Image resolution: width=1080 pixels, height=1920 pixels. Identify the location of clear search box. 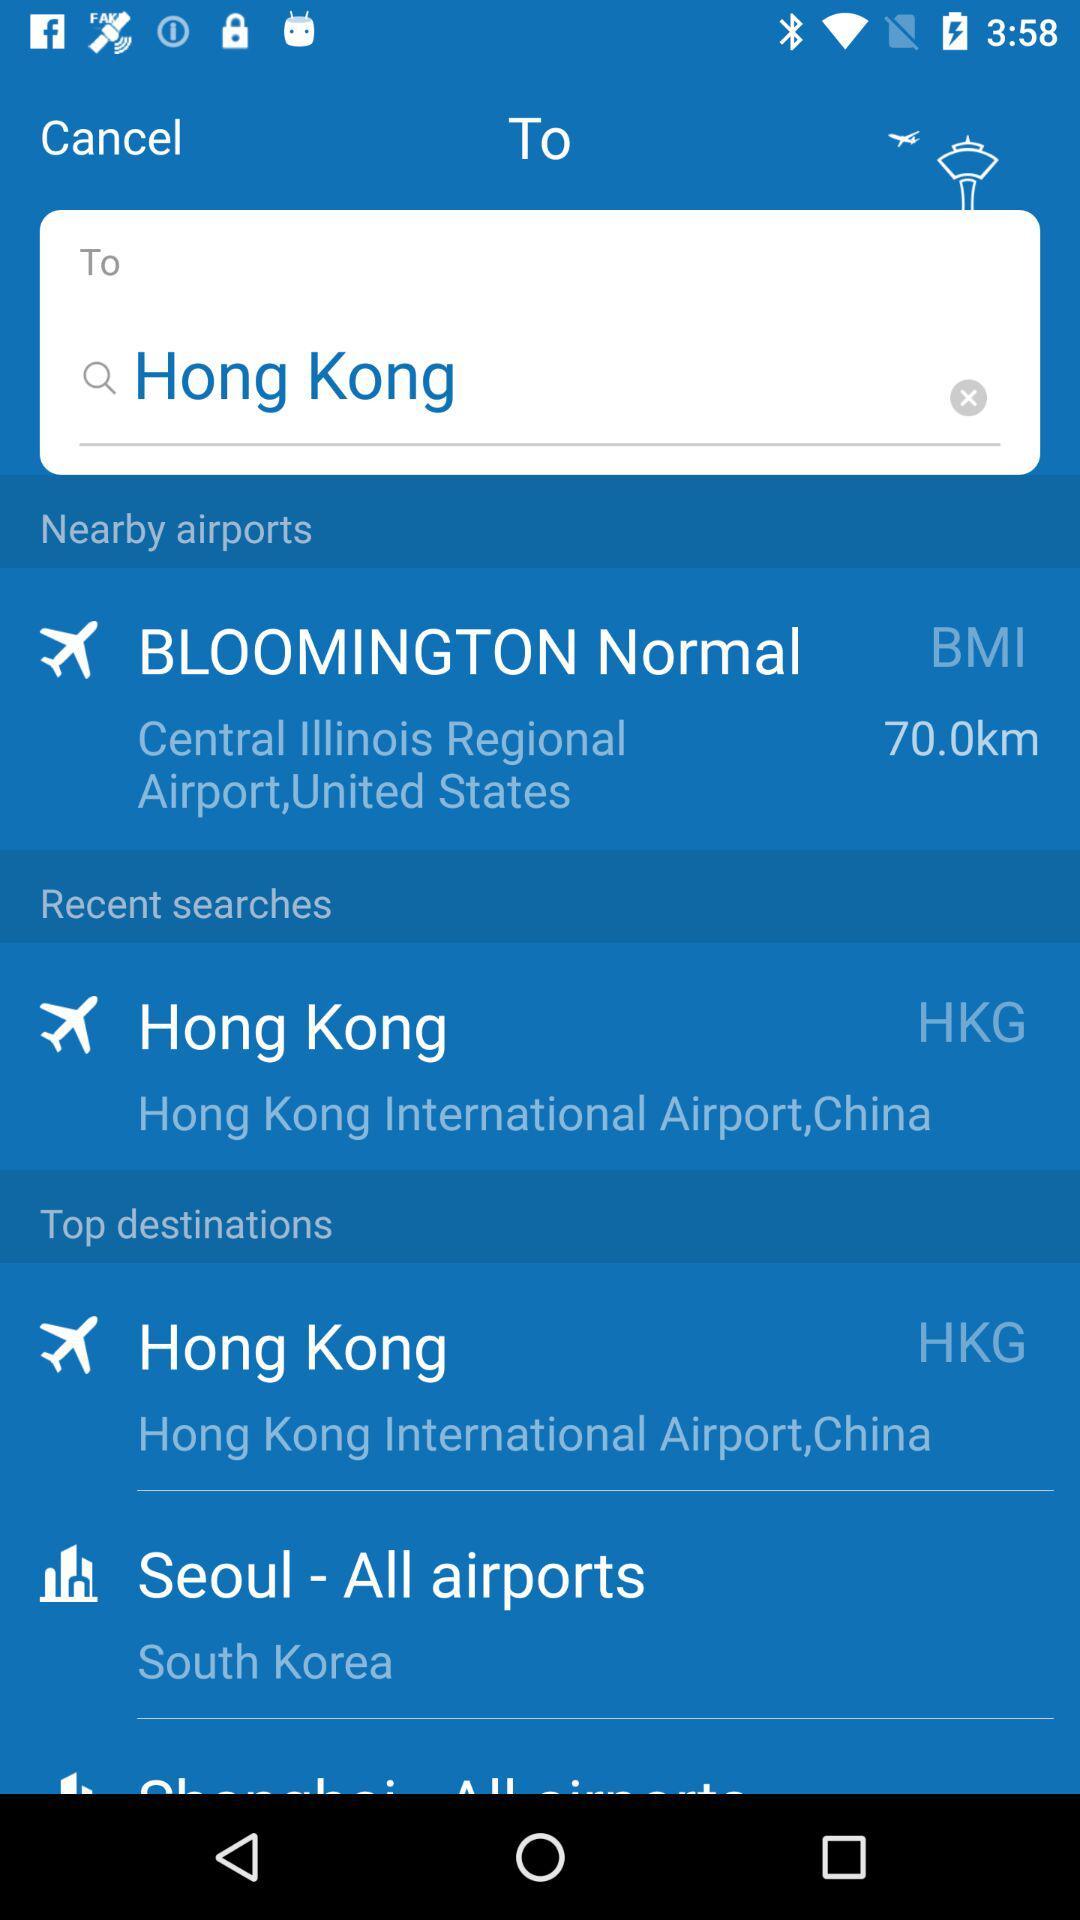
(967, 397).